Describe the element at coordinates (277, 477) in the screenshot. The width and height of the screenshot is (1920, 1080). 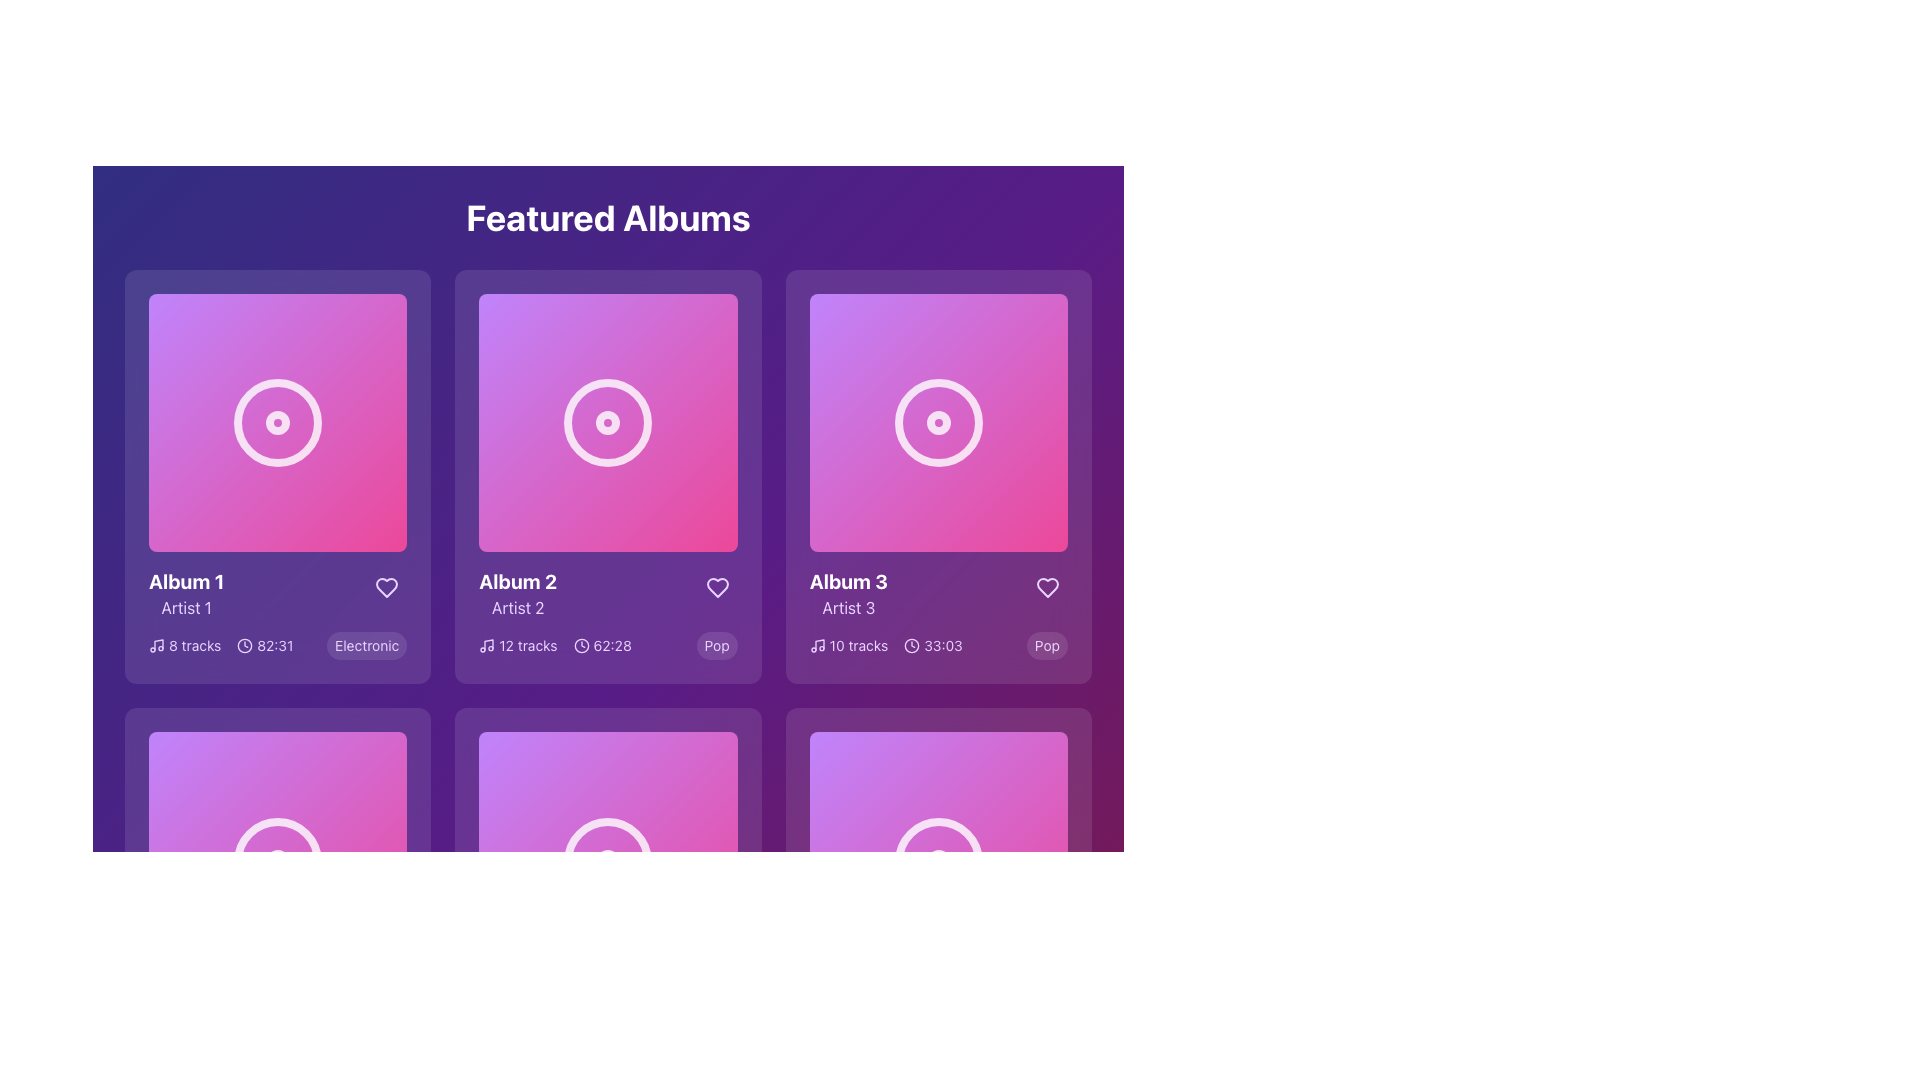
I see `the first album card located at the top-left corner of the grid layout` at that location.